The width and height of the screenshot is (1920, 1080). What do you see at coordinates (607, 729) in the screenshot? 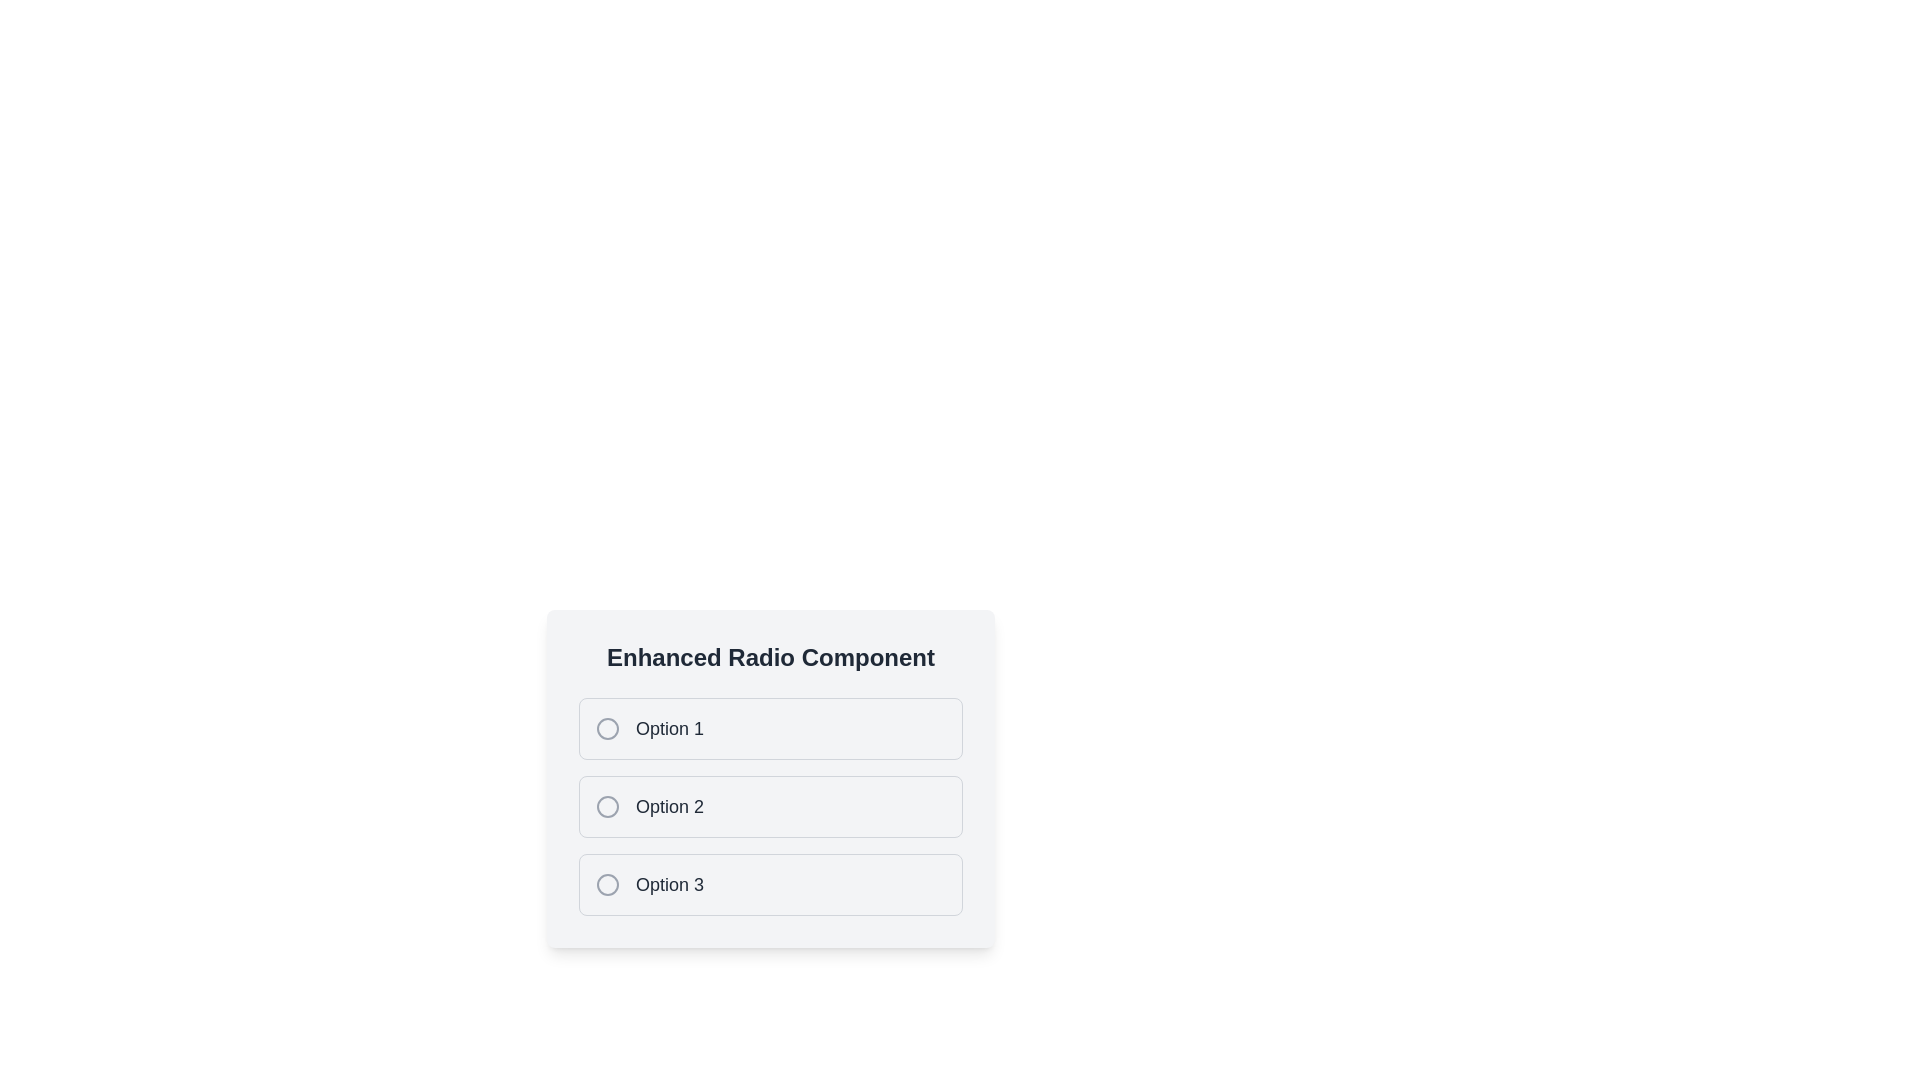
I see `the inner circle of the radio button for 'Option 1' in the 'Enhanced Radio Component', which indicates that this option is selected` at bounding box center [607, 729].